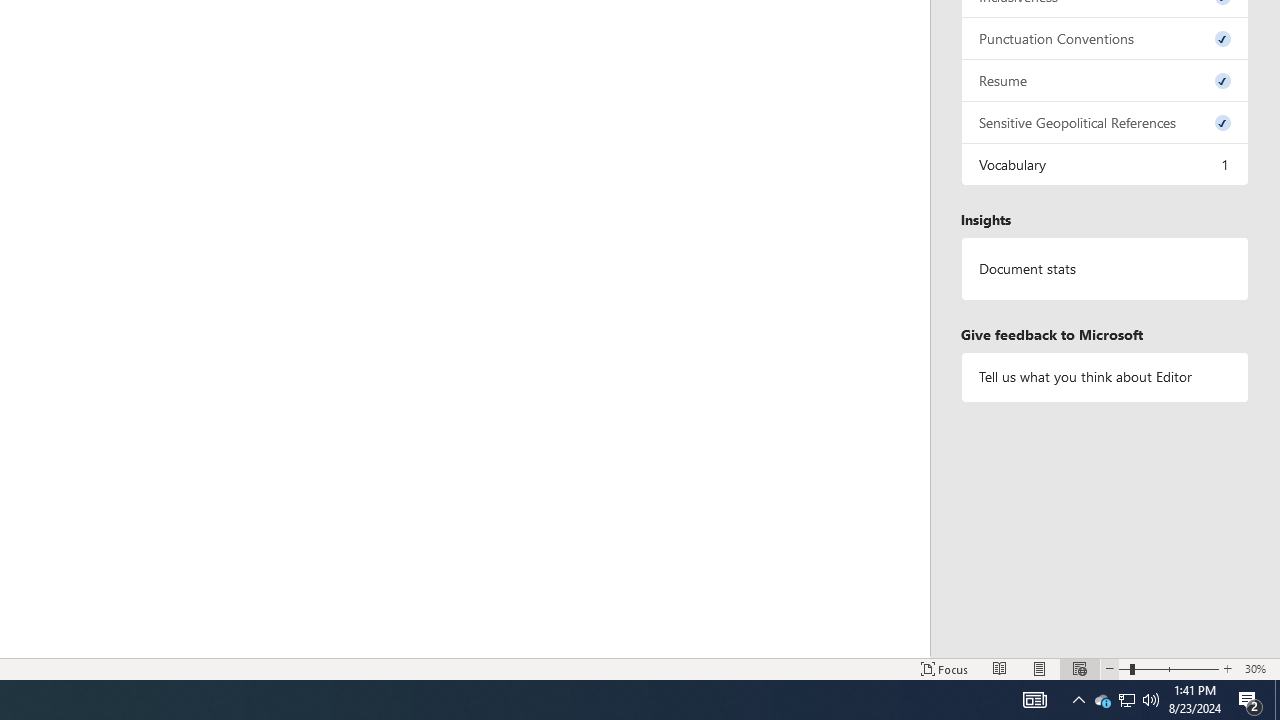 The image size is (1280, 720). I want to click on 'Focus ', so click(943, 669).